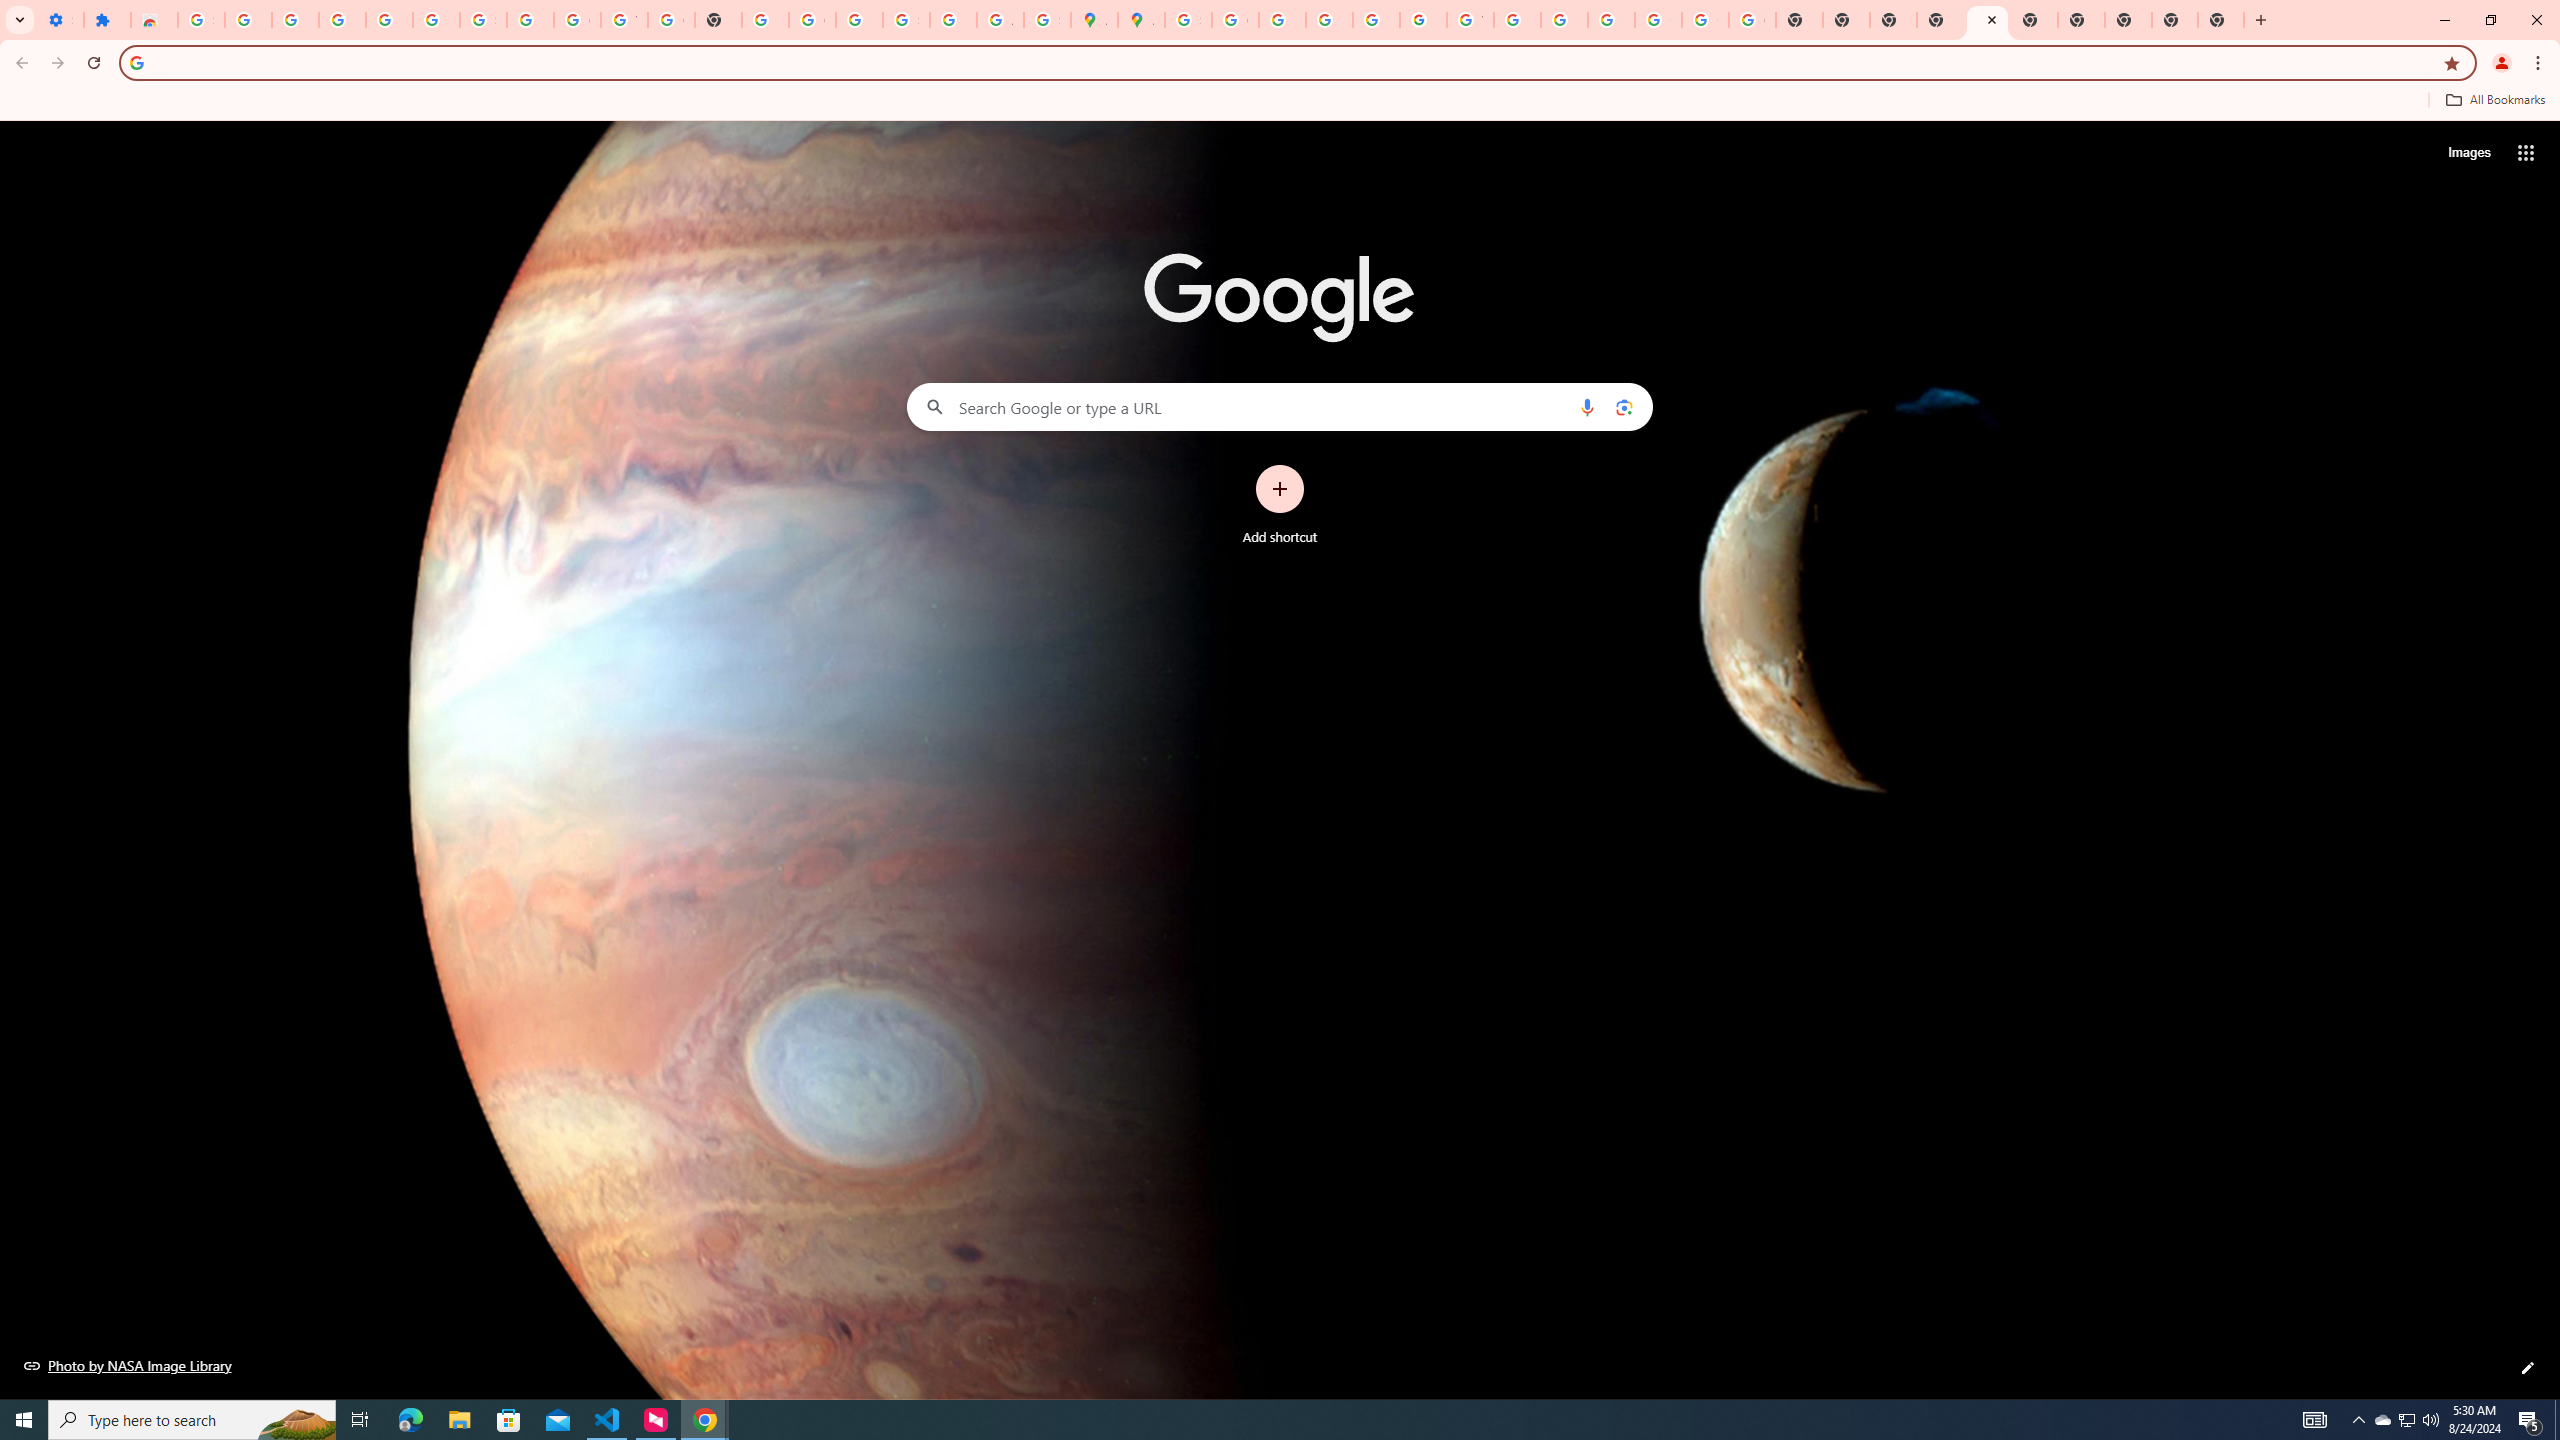 The image size is (2560, 1440). Describe the element at coordinates (623, 19) in the screenshot. I see `'YouTube'` at that location.